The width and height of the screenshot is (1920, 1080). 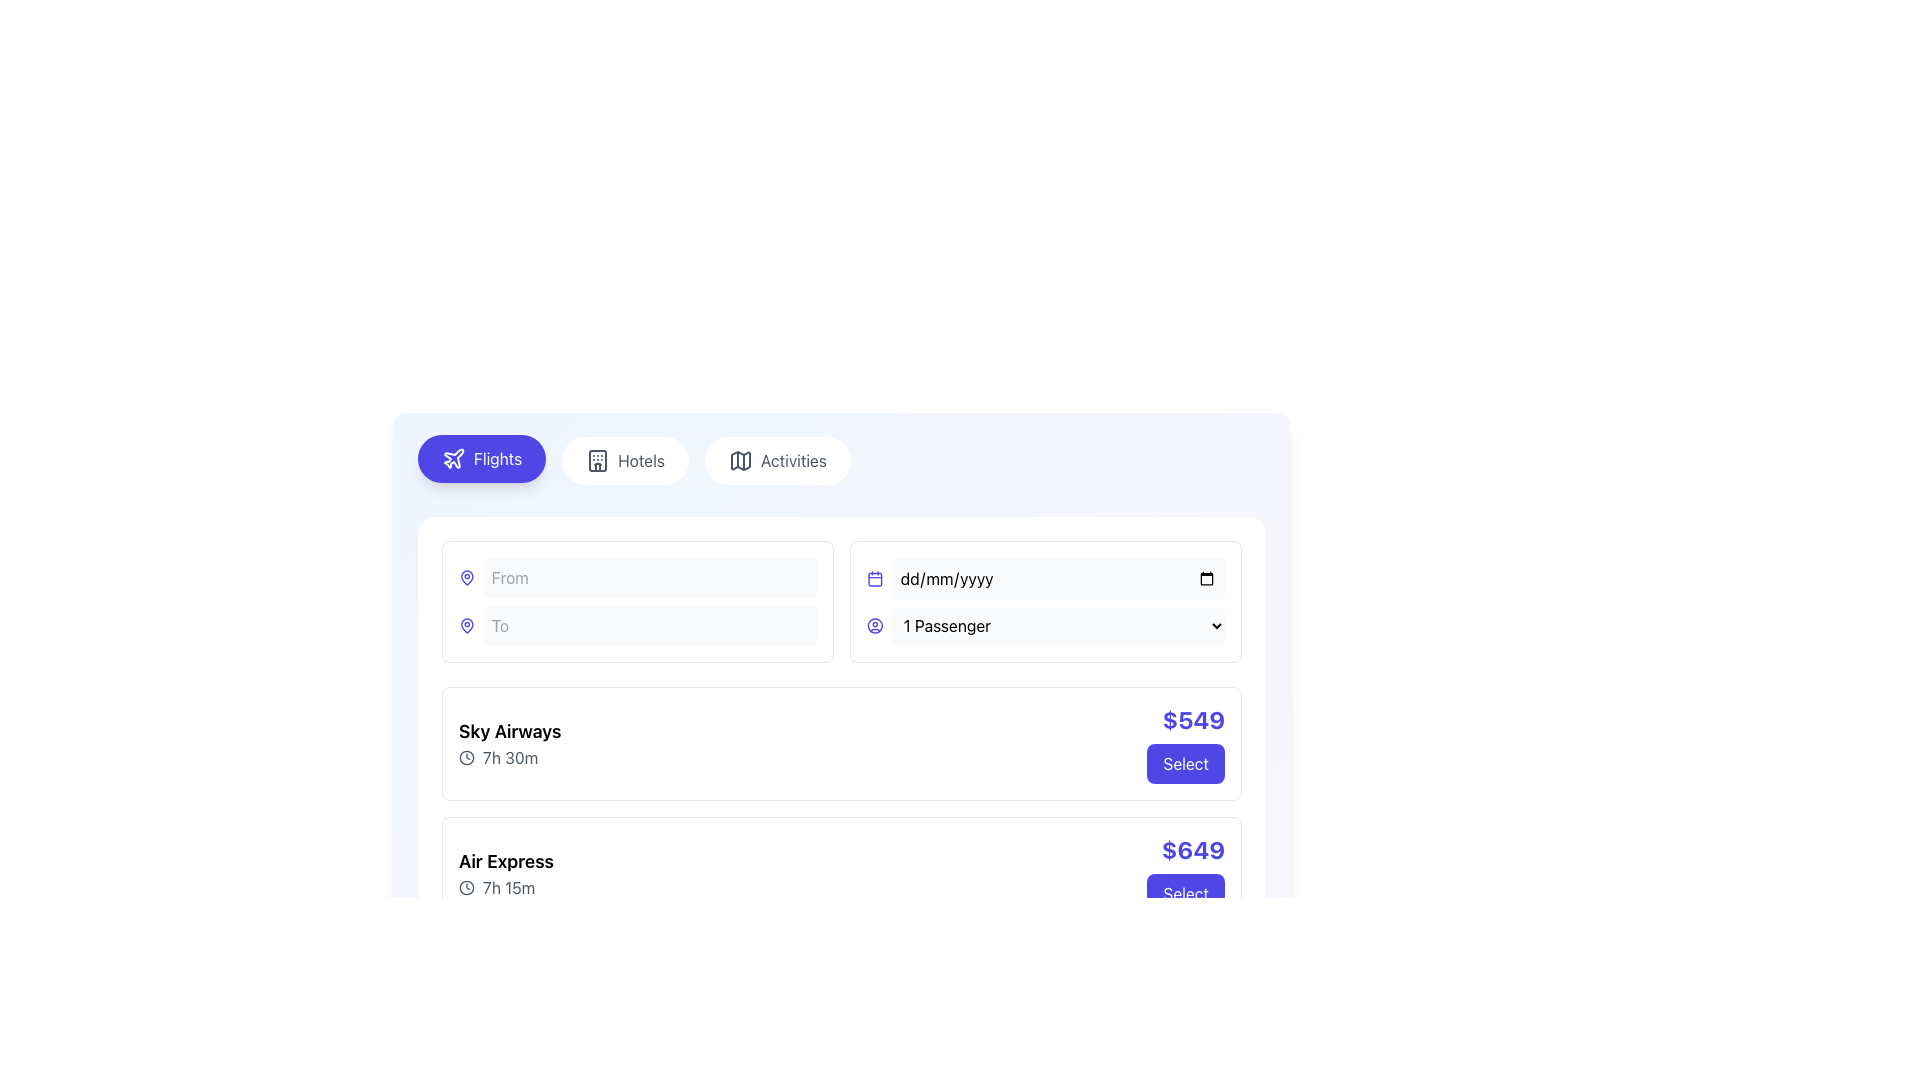 What do you see at coordinates (624, 461) in the screenshot?
I see `the 'Hotels' navigation button located between the 'Flights' and 'Activities' buttons to change its background color` at bounding box center [624, 461].